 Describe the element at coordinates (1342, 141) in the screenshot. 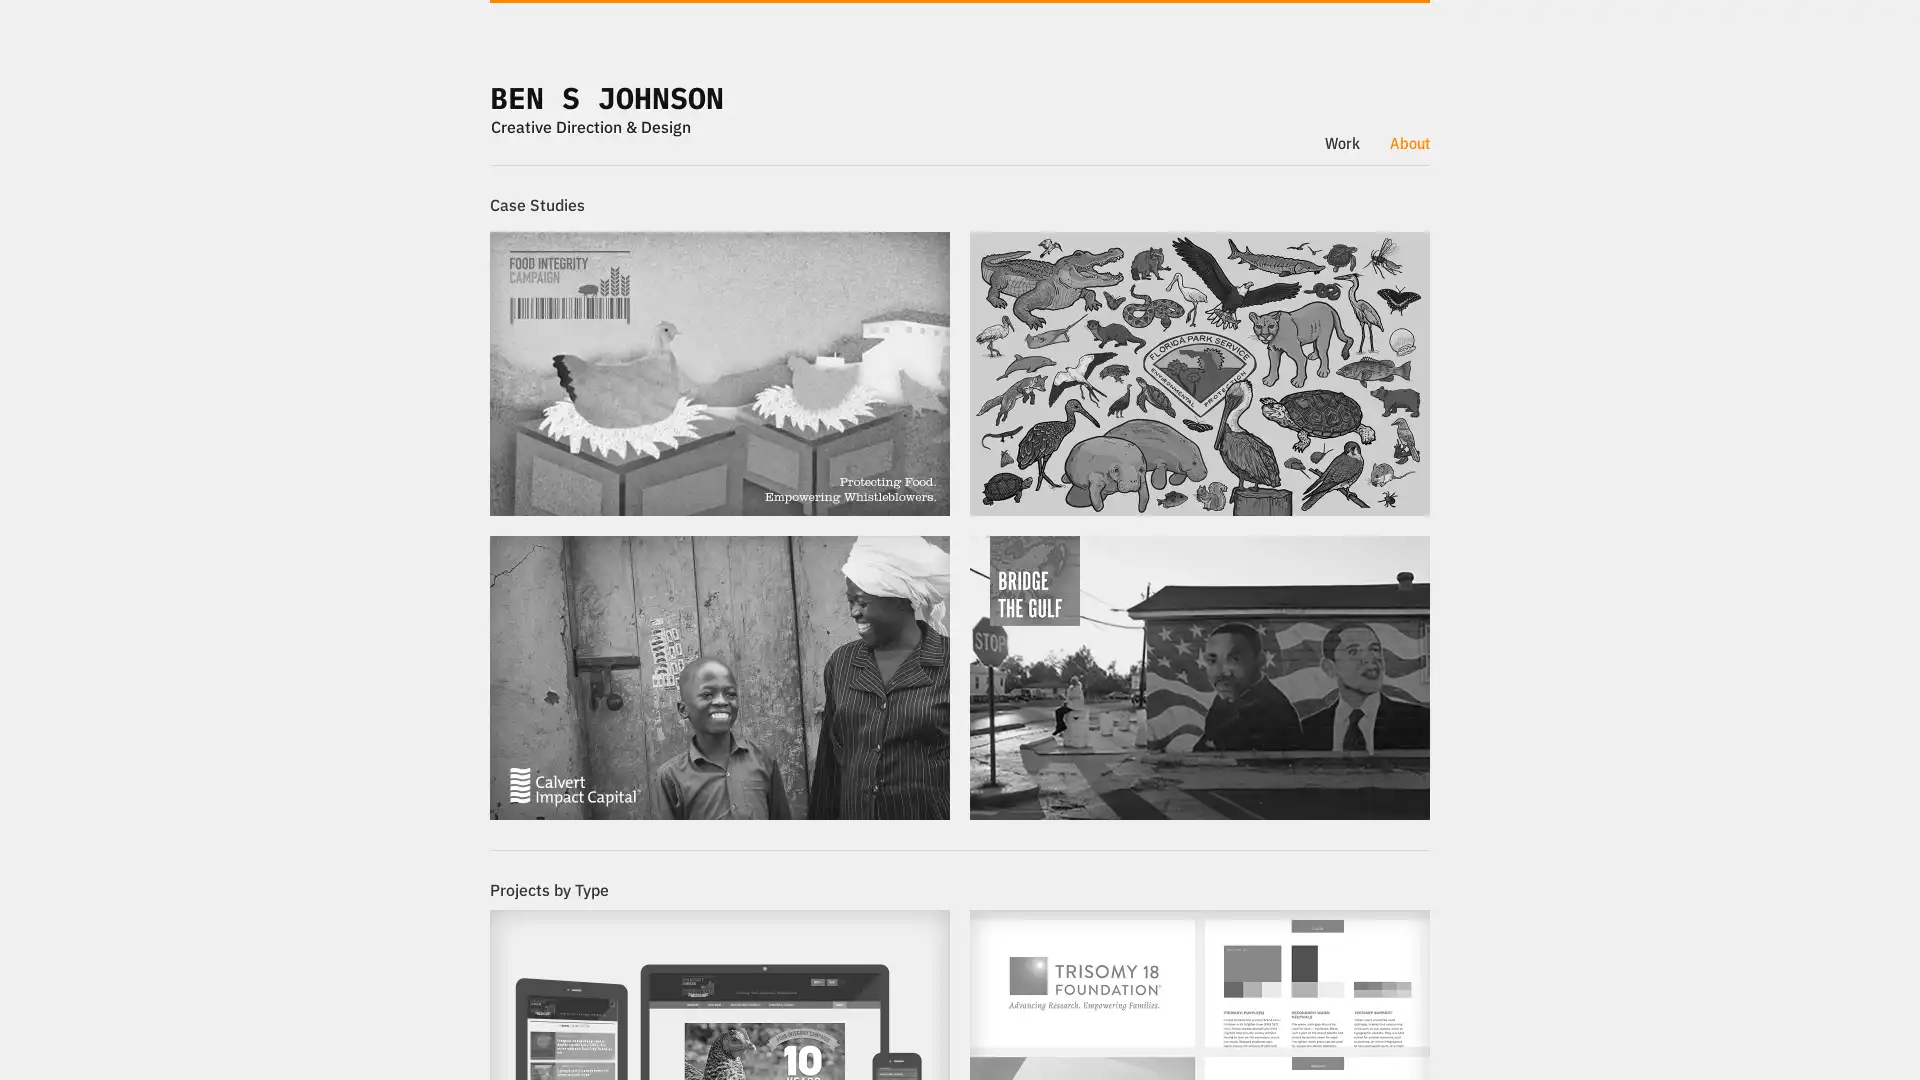

I see `Work` at that location.